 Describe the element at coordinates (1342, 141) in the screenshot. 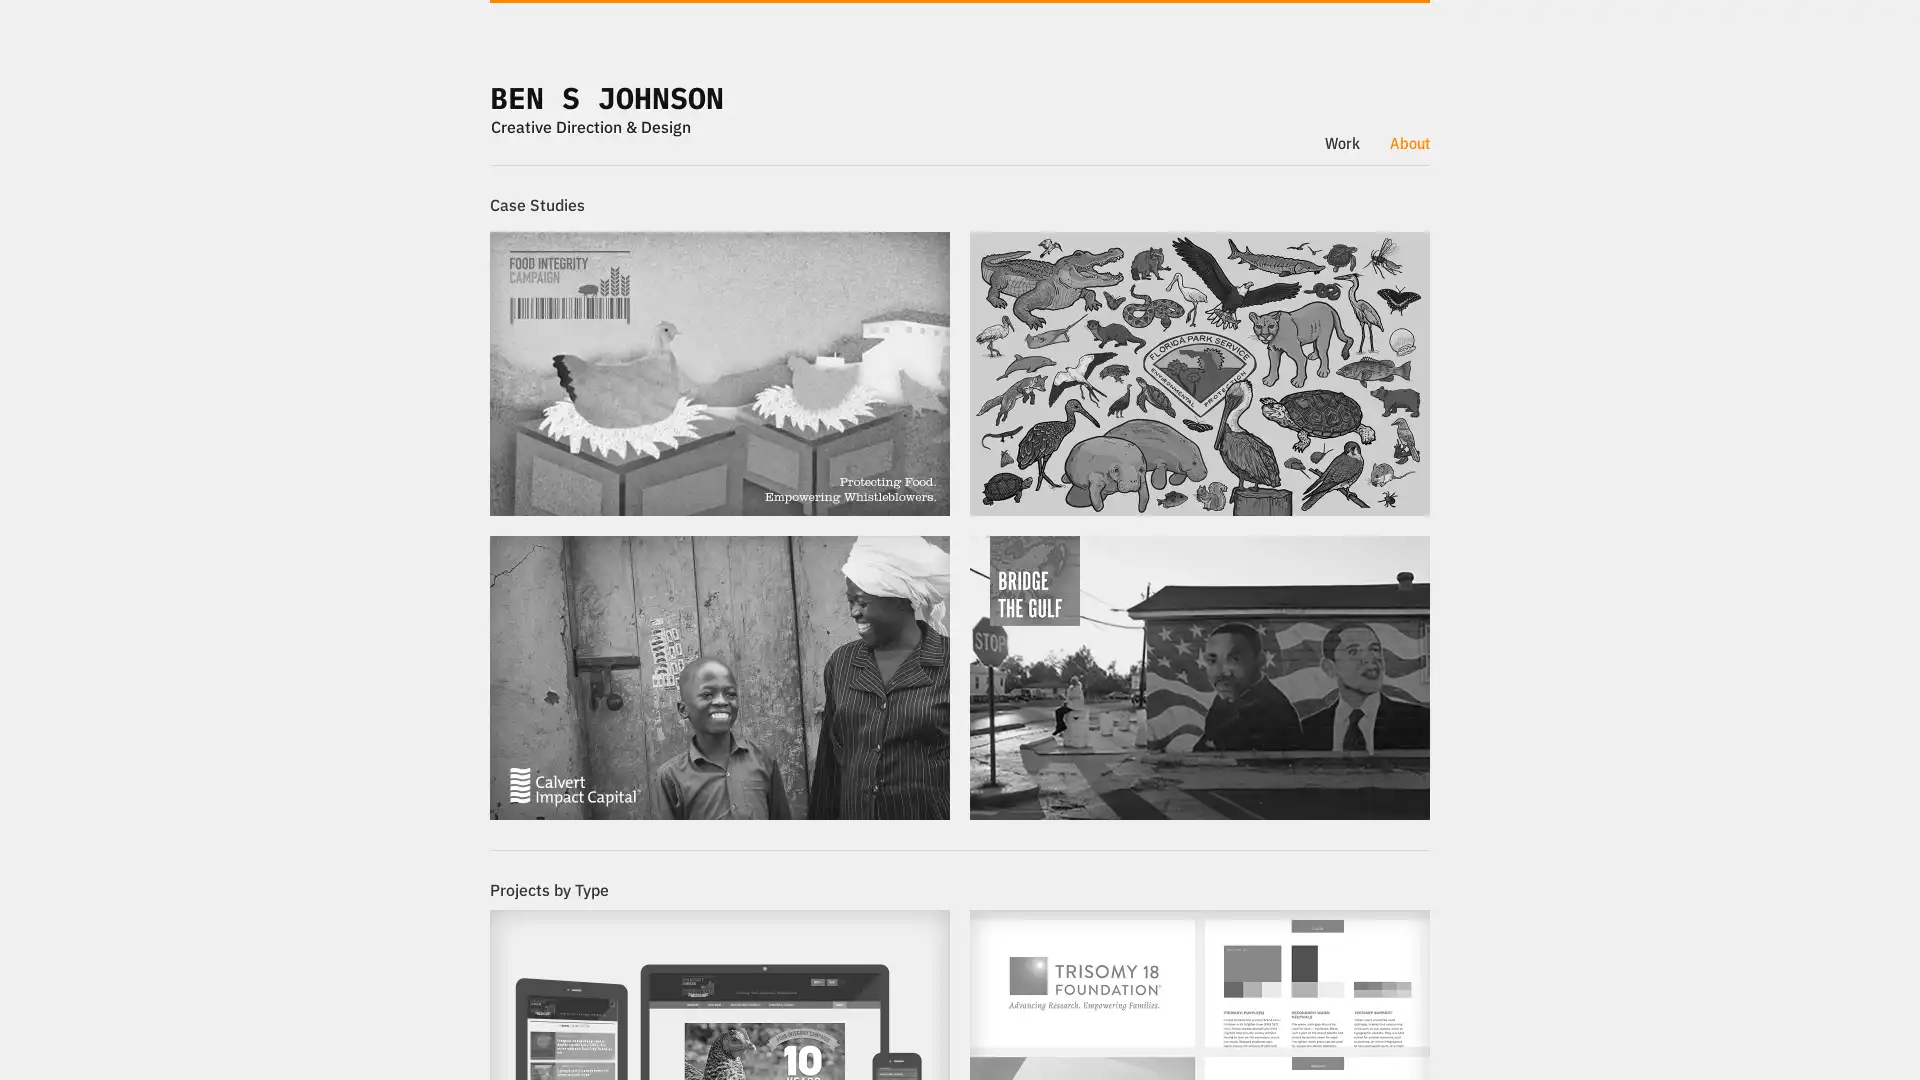

I see `Work` at that location.